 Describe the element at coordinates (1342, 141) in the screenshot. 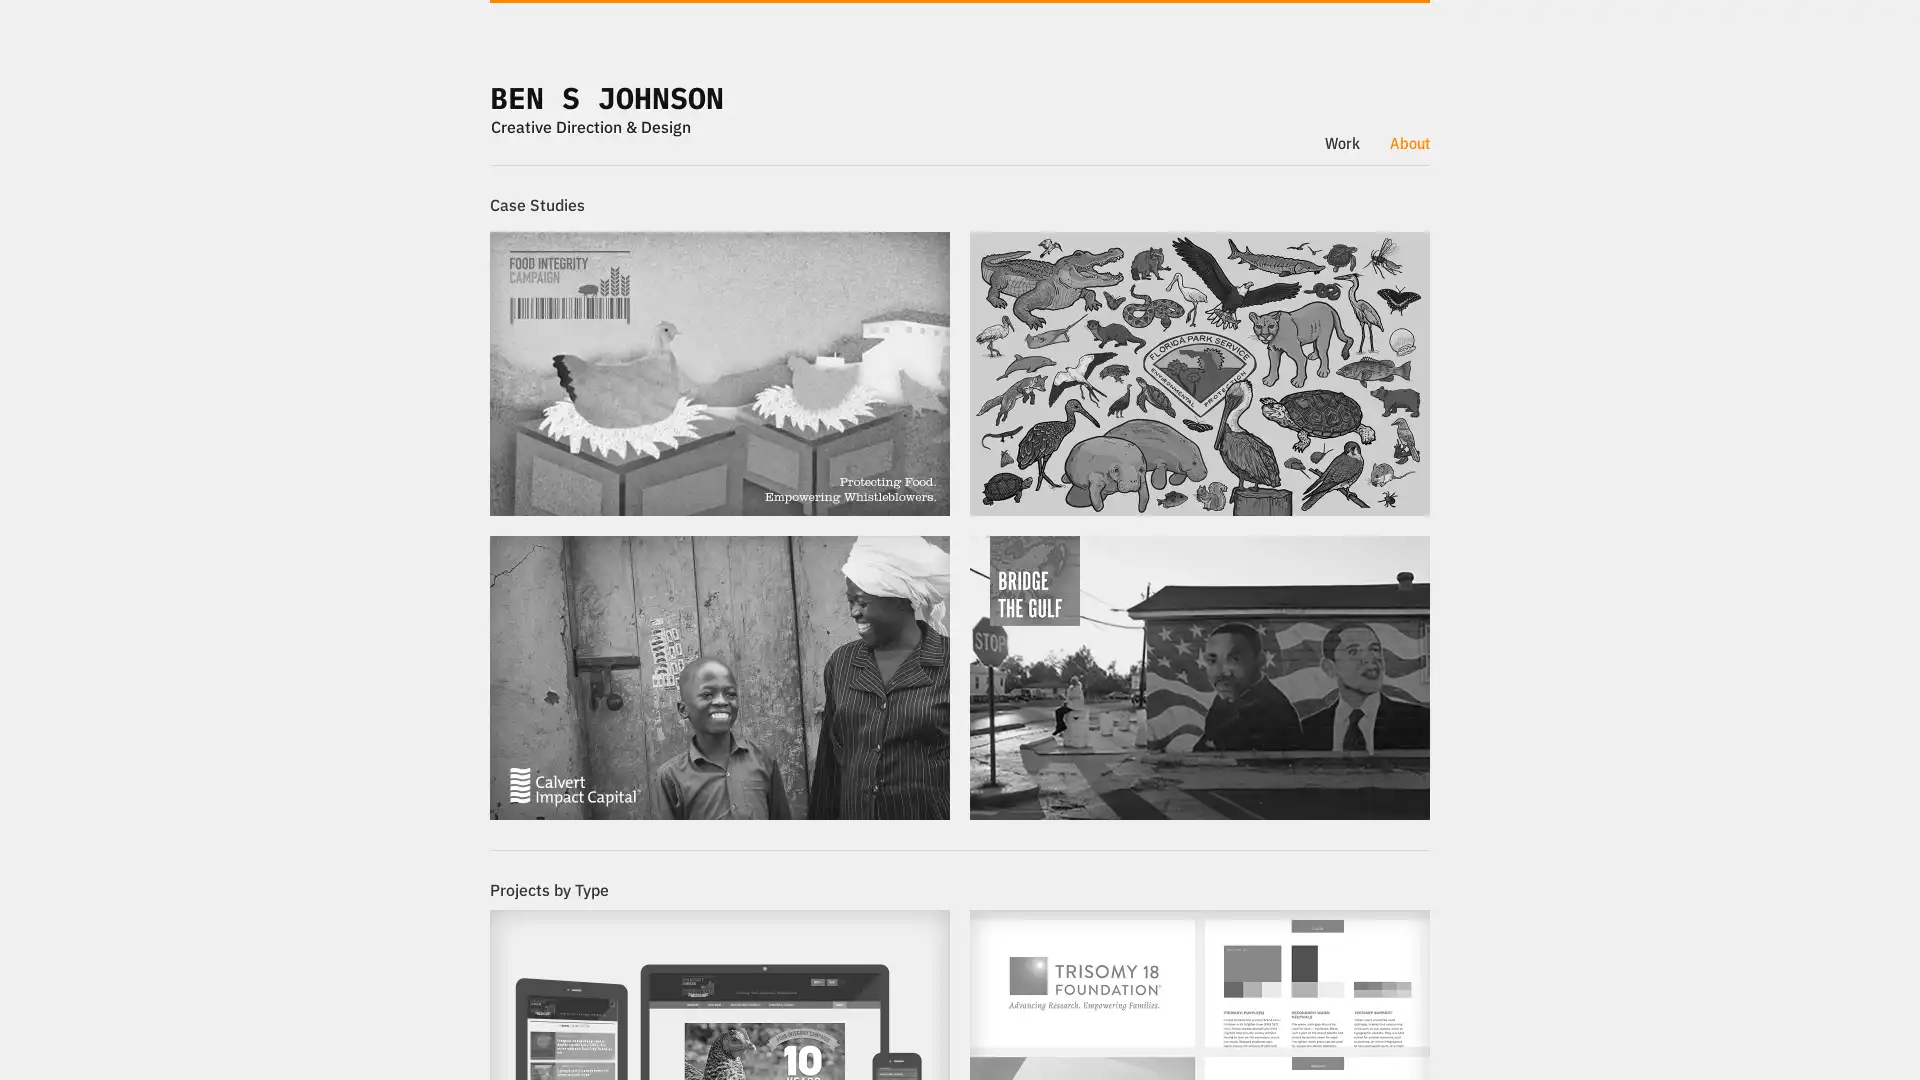

I see `Work` at that location.